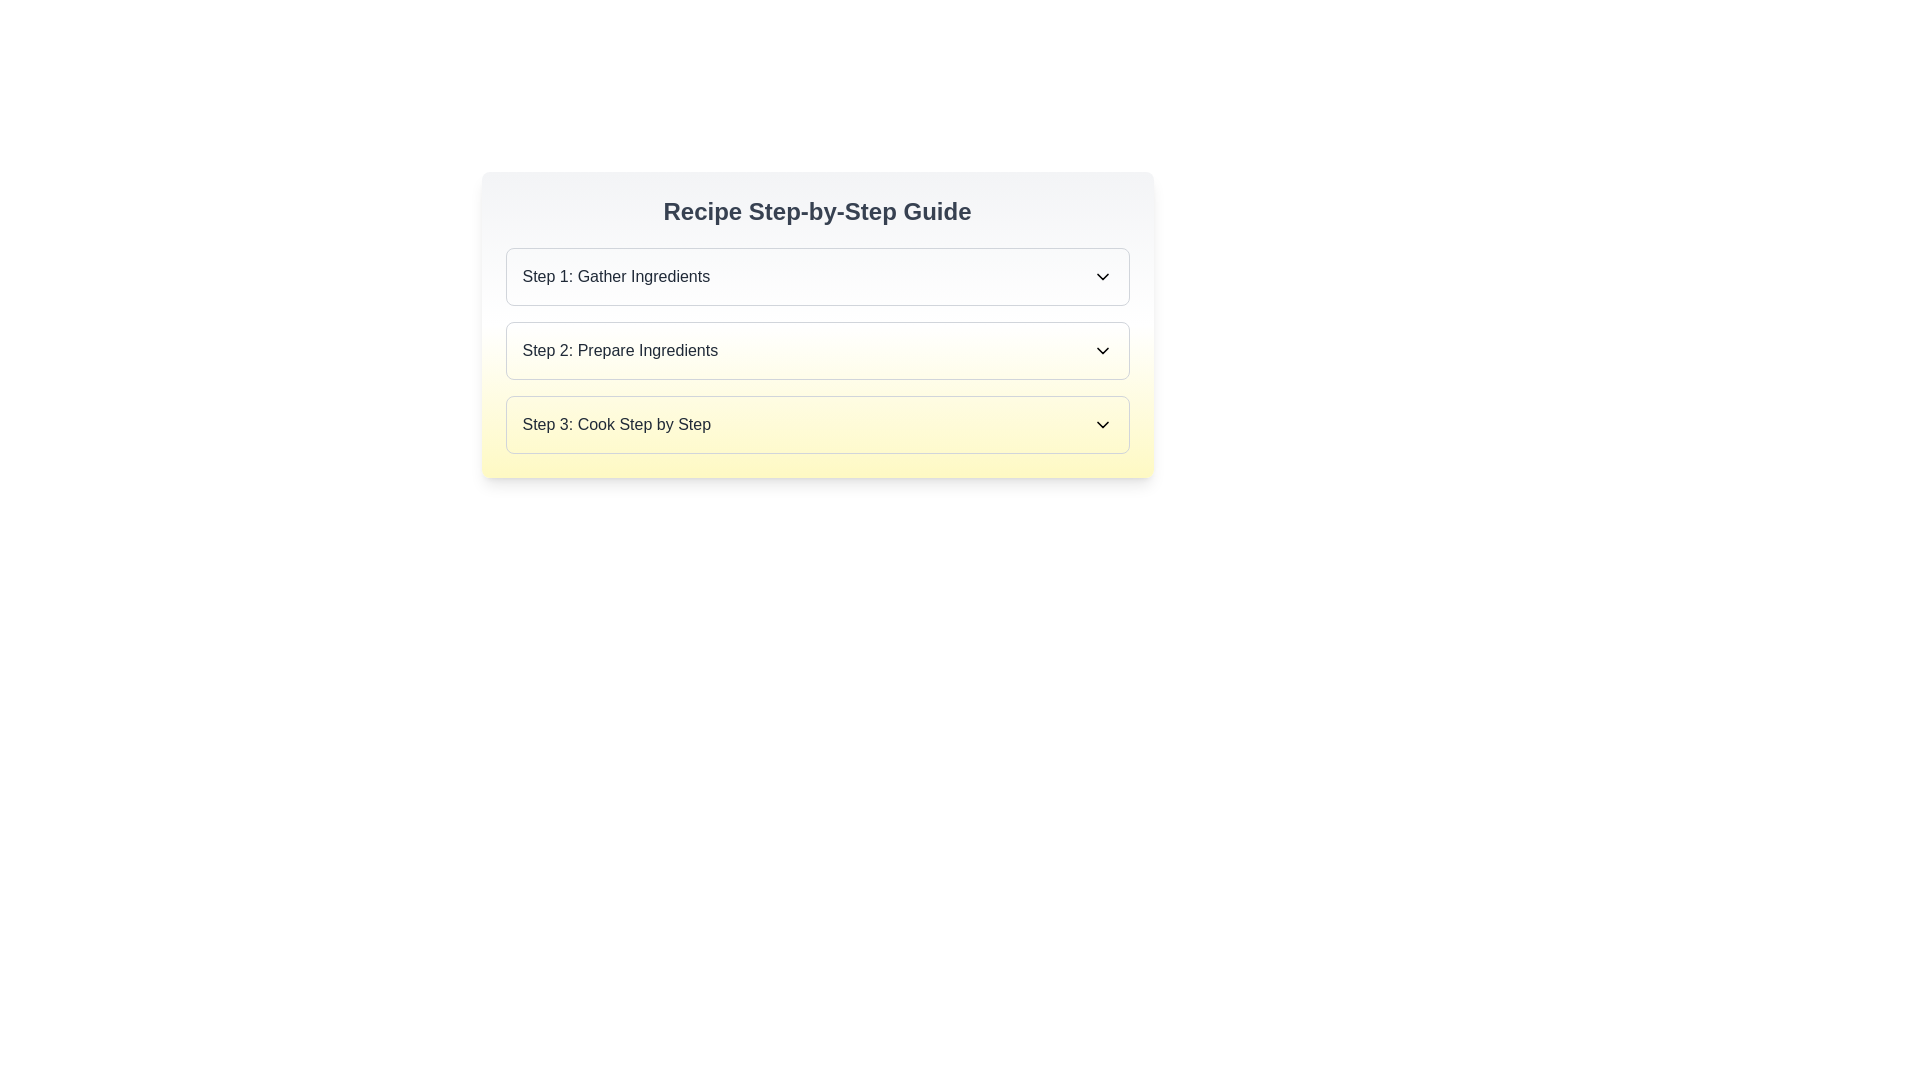 This screenshot has height=1080, width=1920. I want to click on the expandable list item for 'Step 2: Prepare Ingredients', so click(817, 350).